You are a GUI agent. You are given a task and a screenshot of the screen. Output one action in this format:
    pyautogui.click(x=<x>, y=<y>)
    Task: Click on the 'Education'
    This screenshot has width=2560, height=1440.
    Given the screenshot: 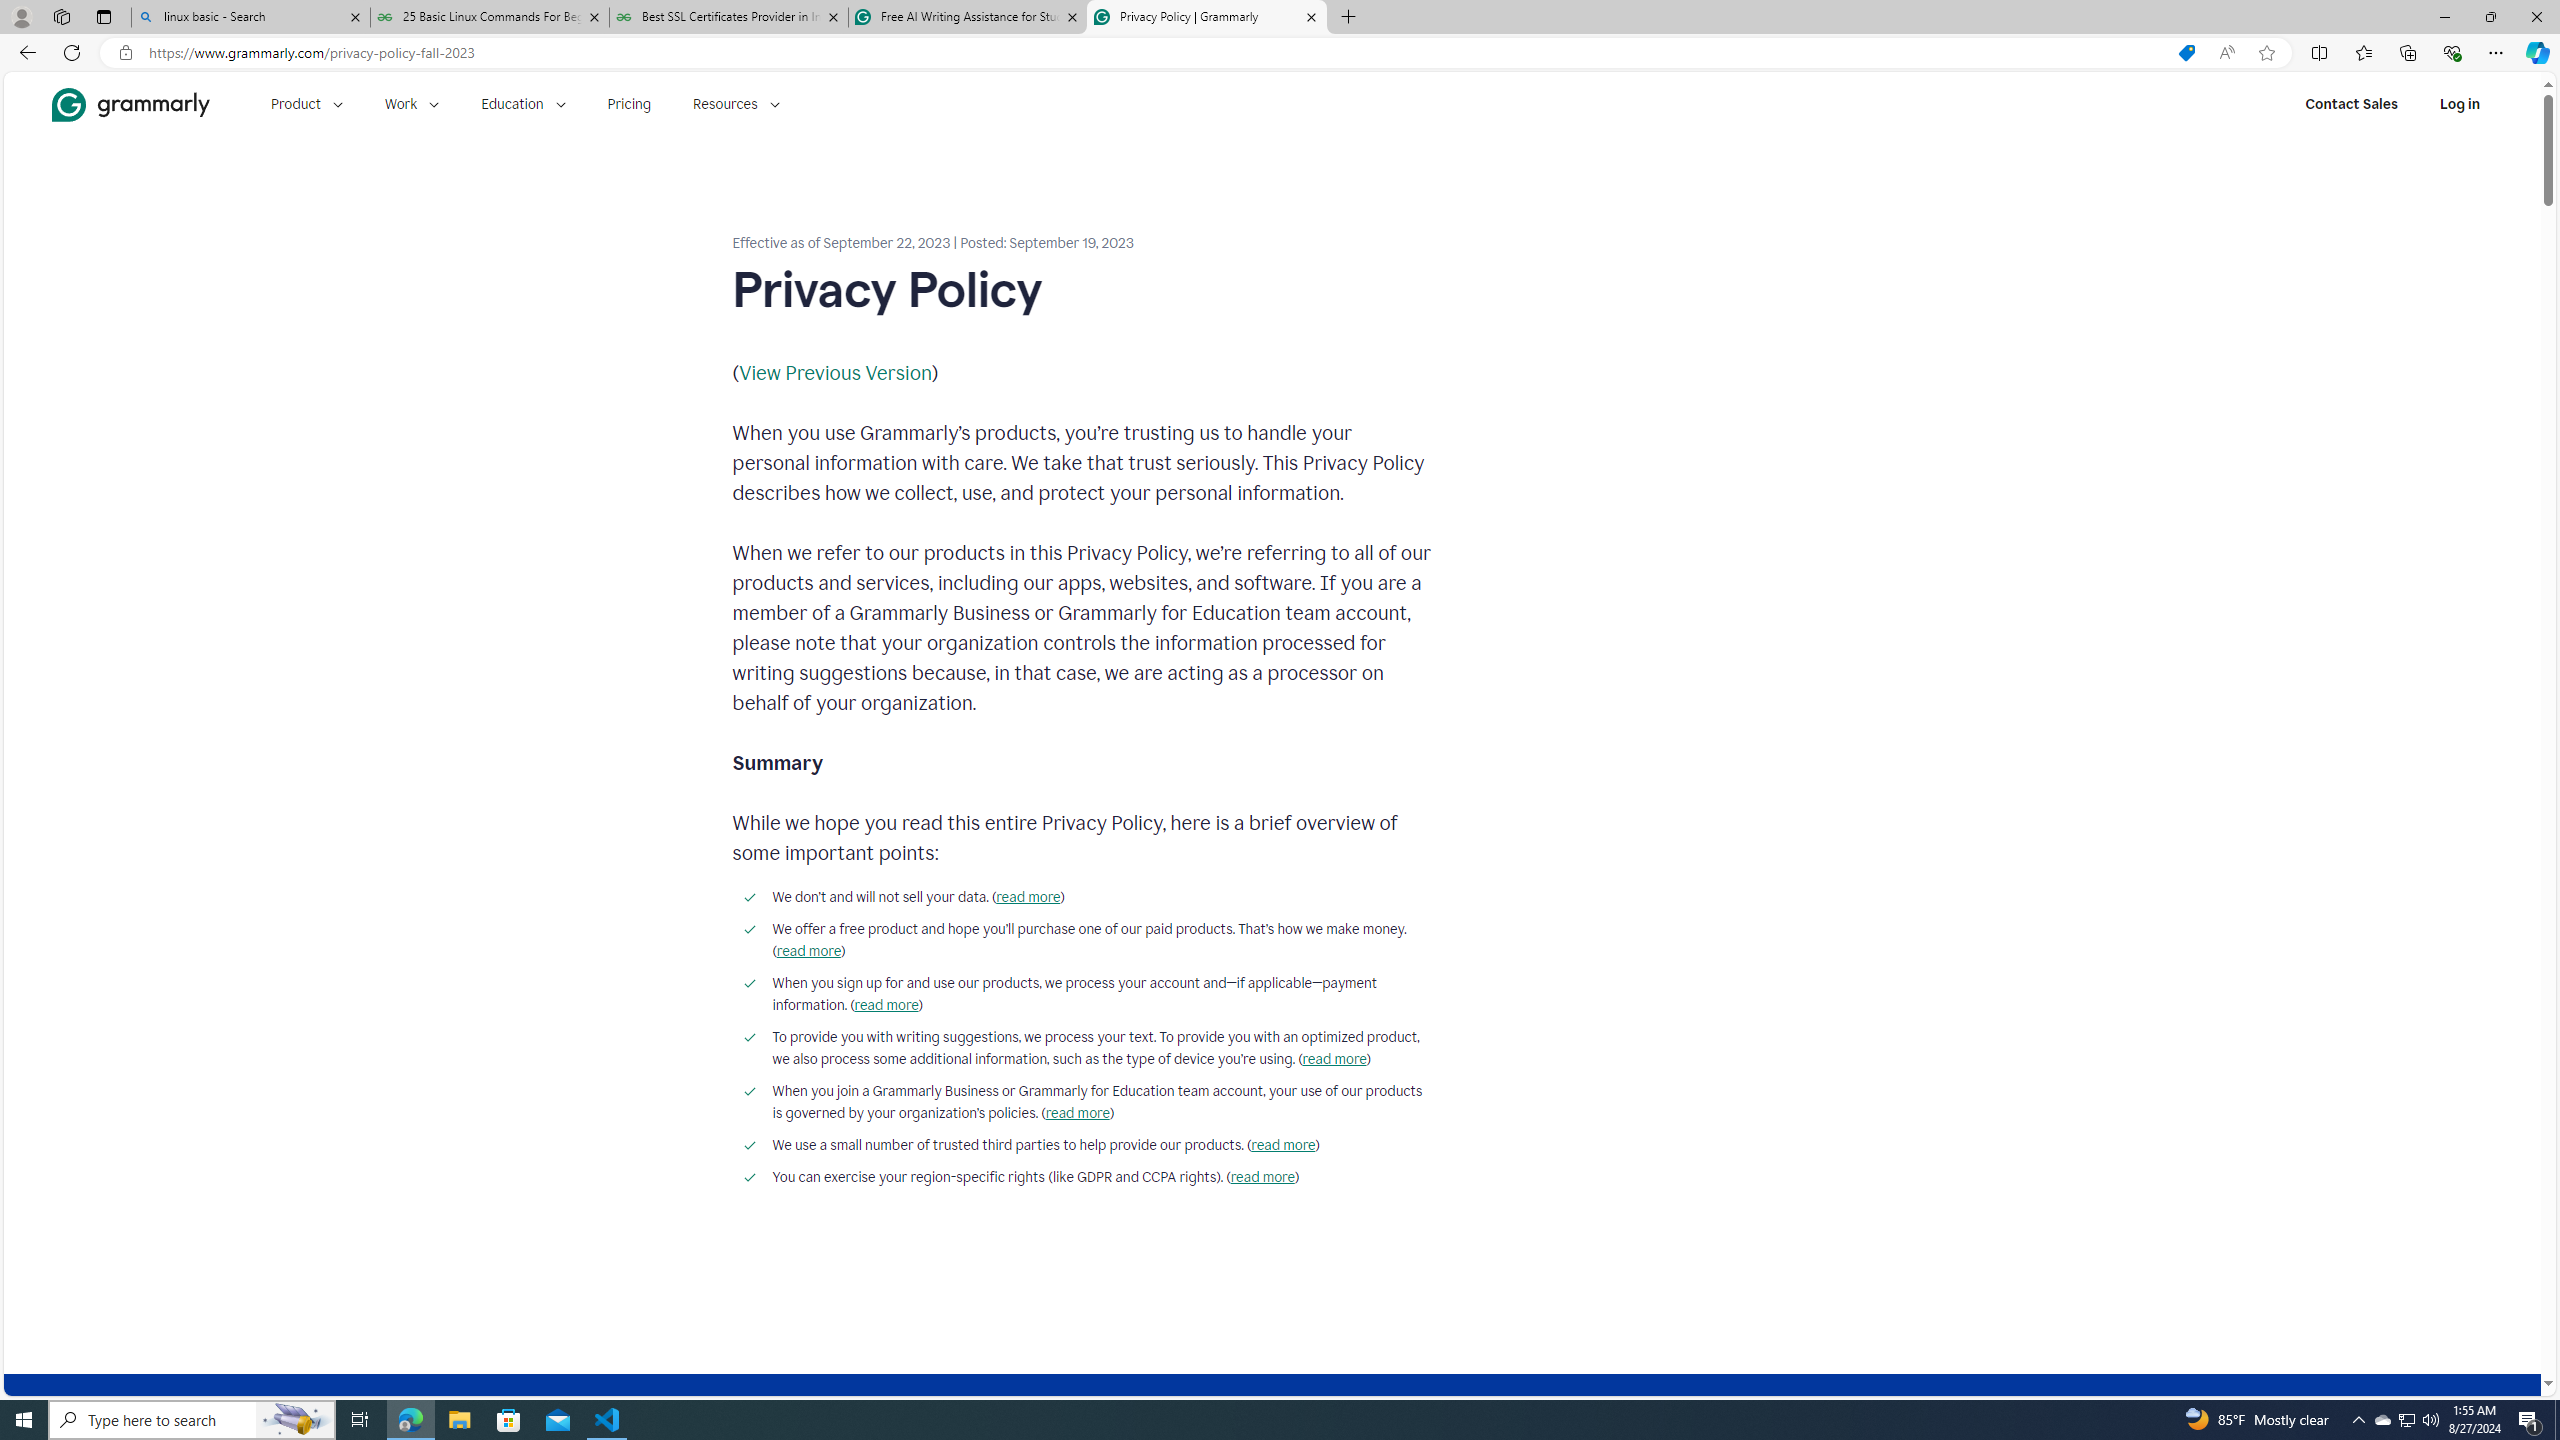 What is the action you would take?
    pyautogui.click(x=522, y=103)
    